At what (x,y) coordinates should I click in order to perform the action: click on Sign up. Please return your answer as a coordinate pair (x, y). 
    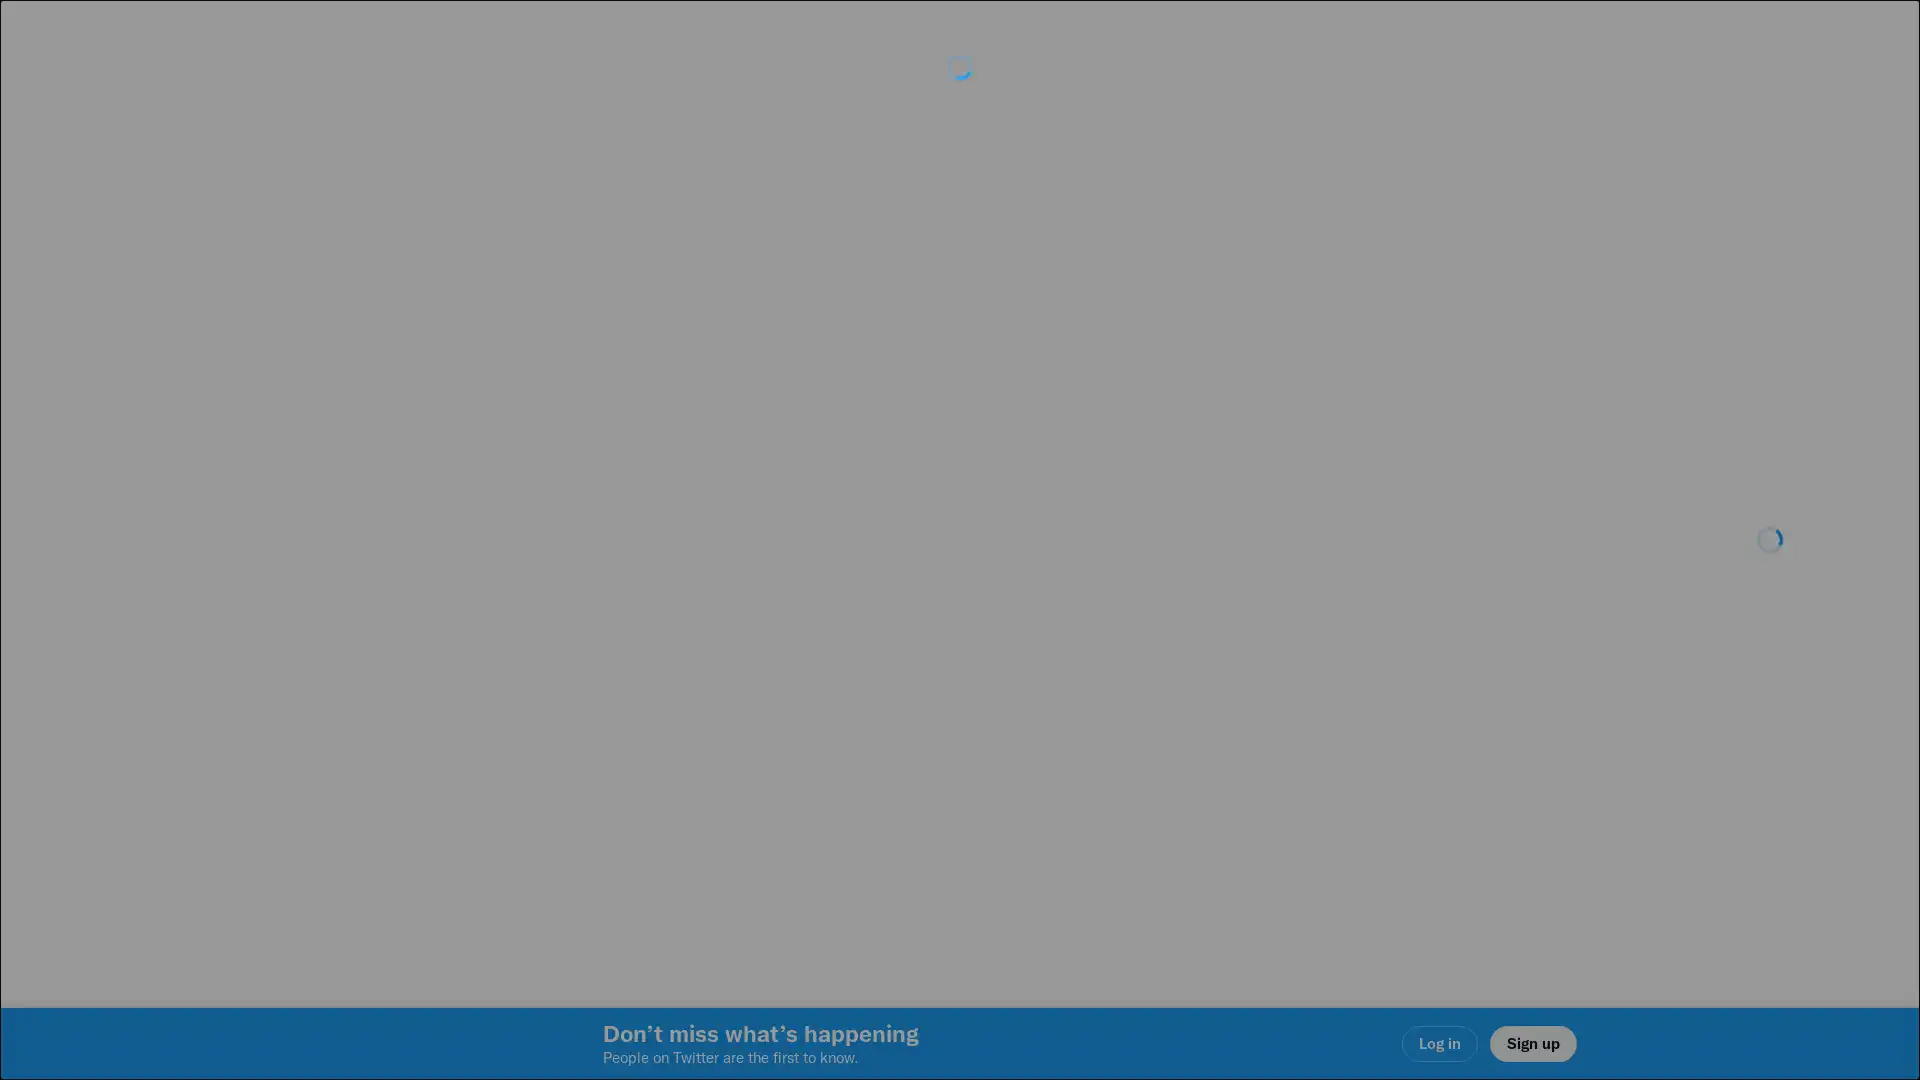
    Looking at the image, I should click on (722, 681).